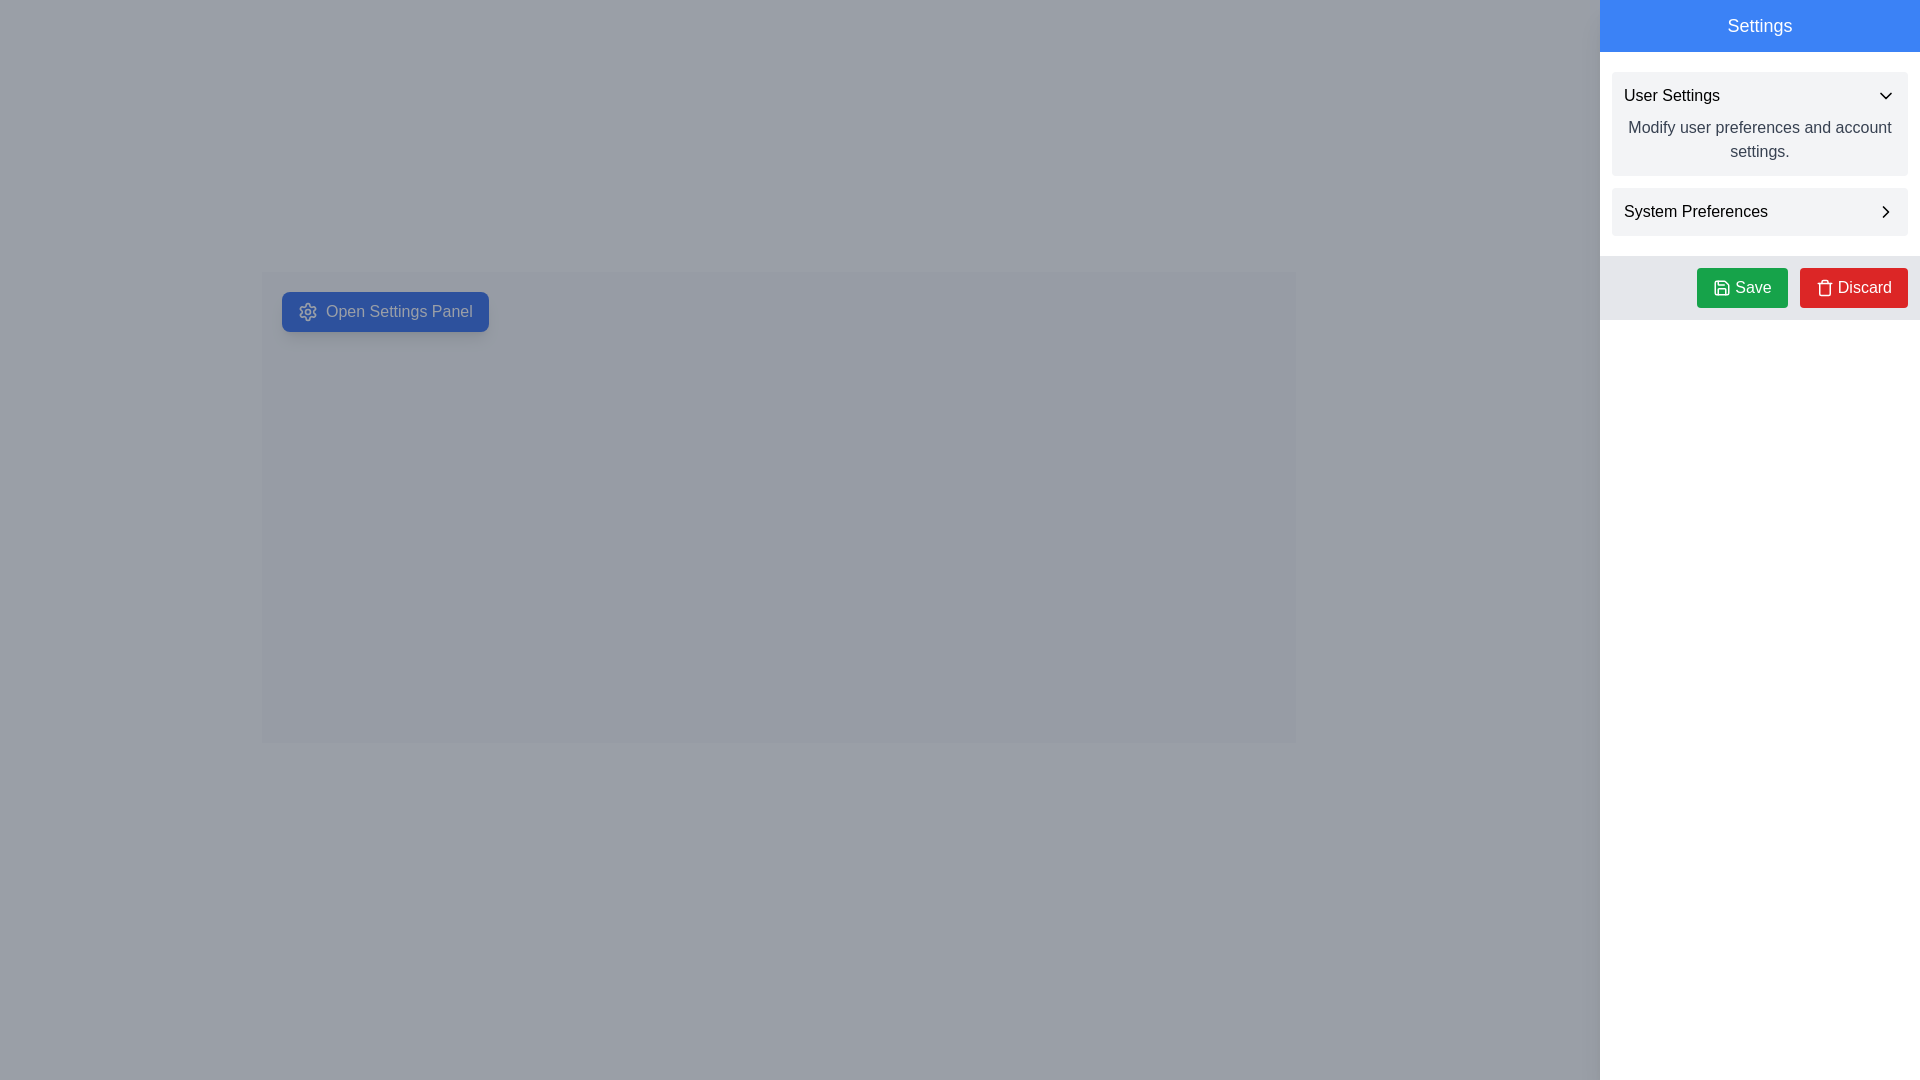 The width and height of the screenshot is (1920, 1080). What do you see at coordinates (1760, 212) in the screenshot?
I see `the button located in the right panel under 'User Settings'` at bounding box center [1760, 212].